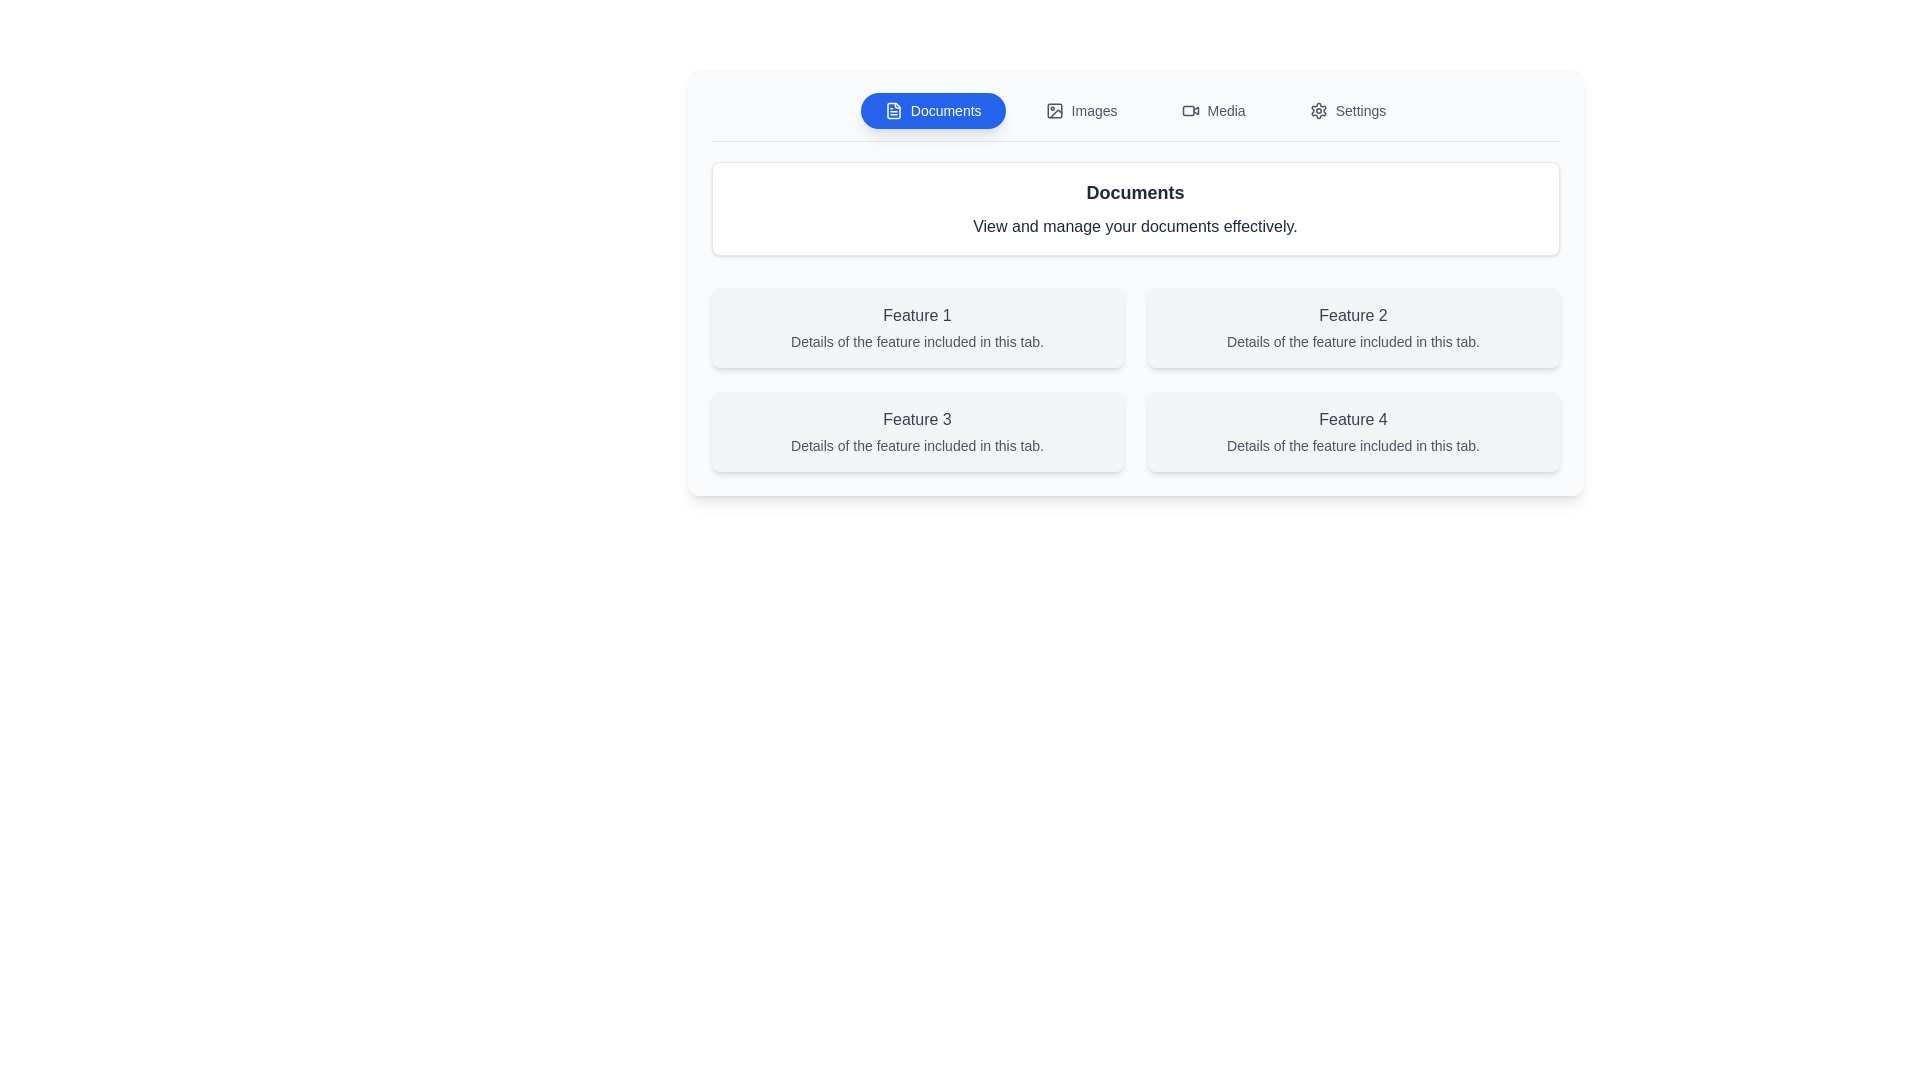 The width and height of the screenshot is (1920, 1080). I want to click on the 'Documents' label, which is styled in white against a blue rounded rectangular background within the navigation tab, so click(945, 111).